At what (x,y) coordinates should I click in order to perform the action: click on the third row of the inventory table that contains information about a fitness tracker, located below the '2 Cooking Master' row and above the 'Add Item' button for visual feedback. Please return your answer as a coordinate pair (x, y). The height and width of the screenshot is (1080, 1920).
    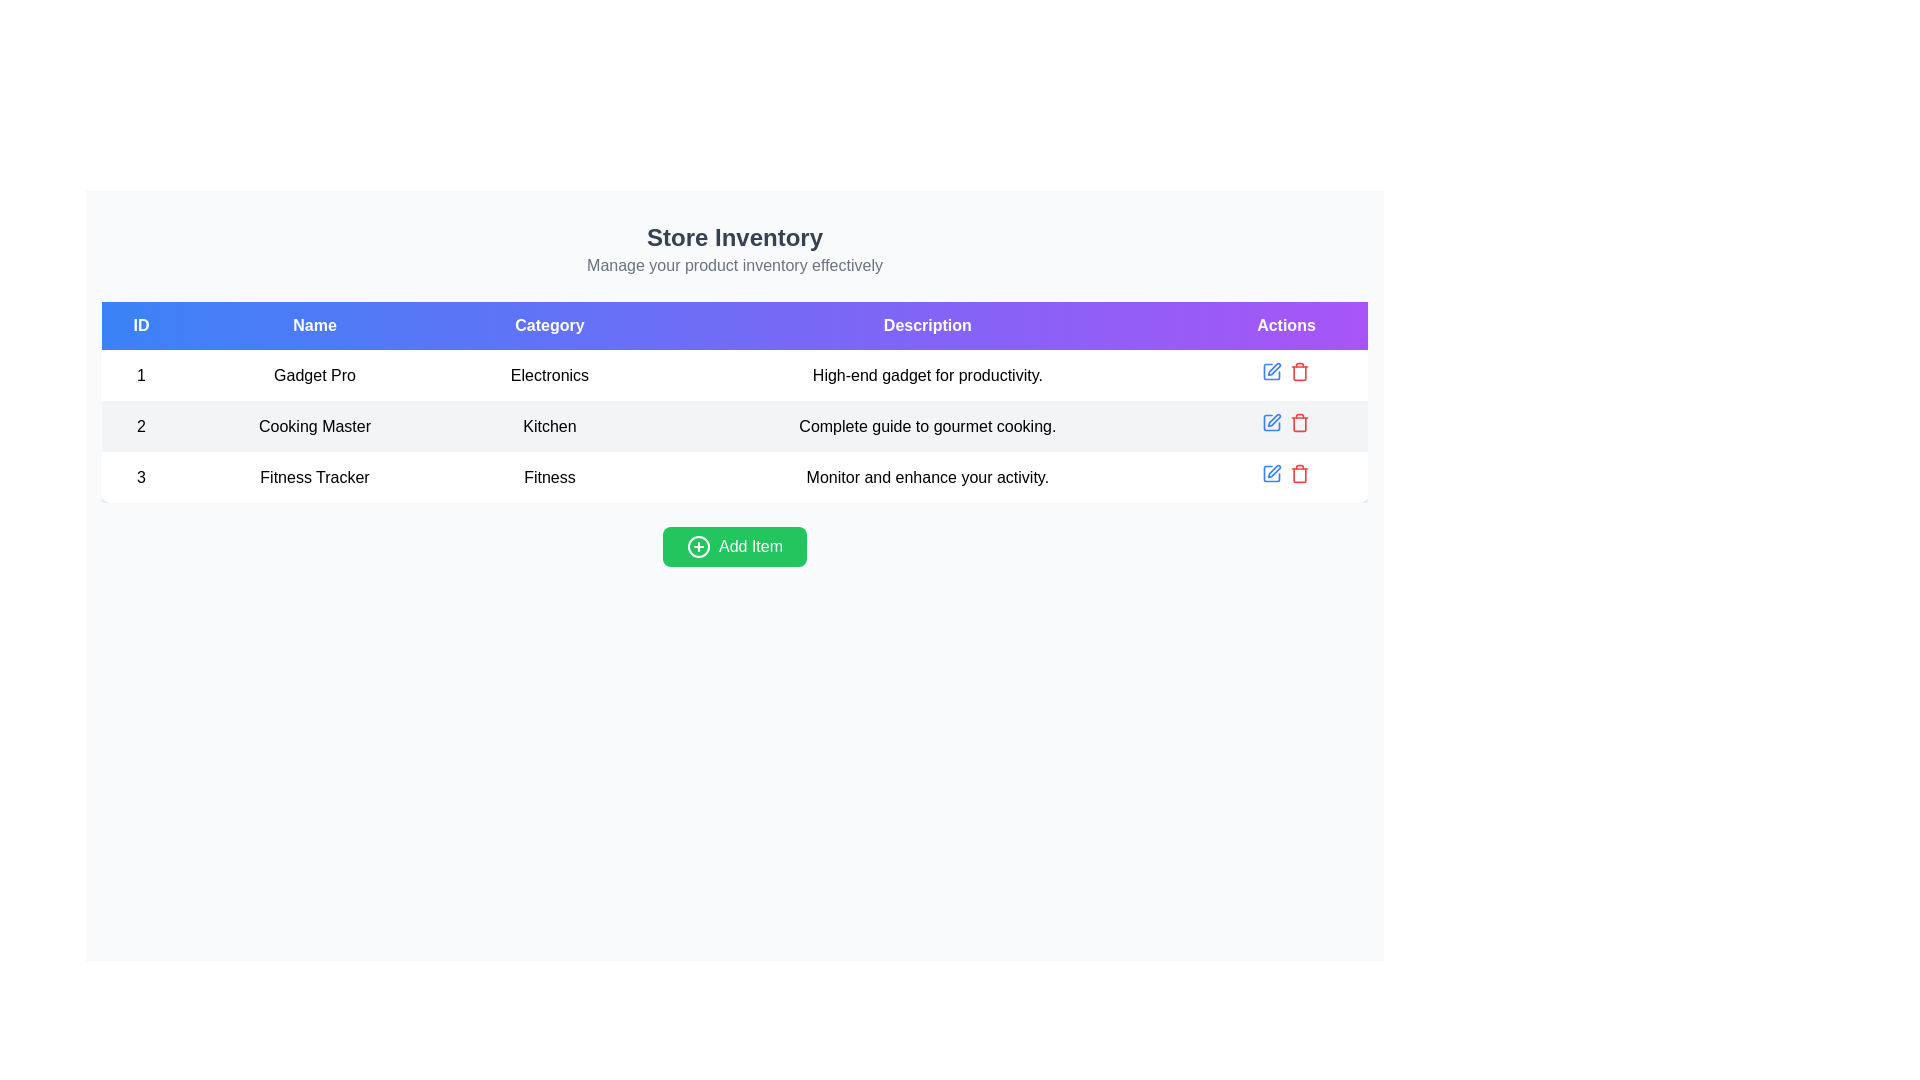
    Looking at the image, I should click on (733, 477).